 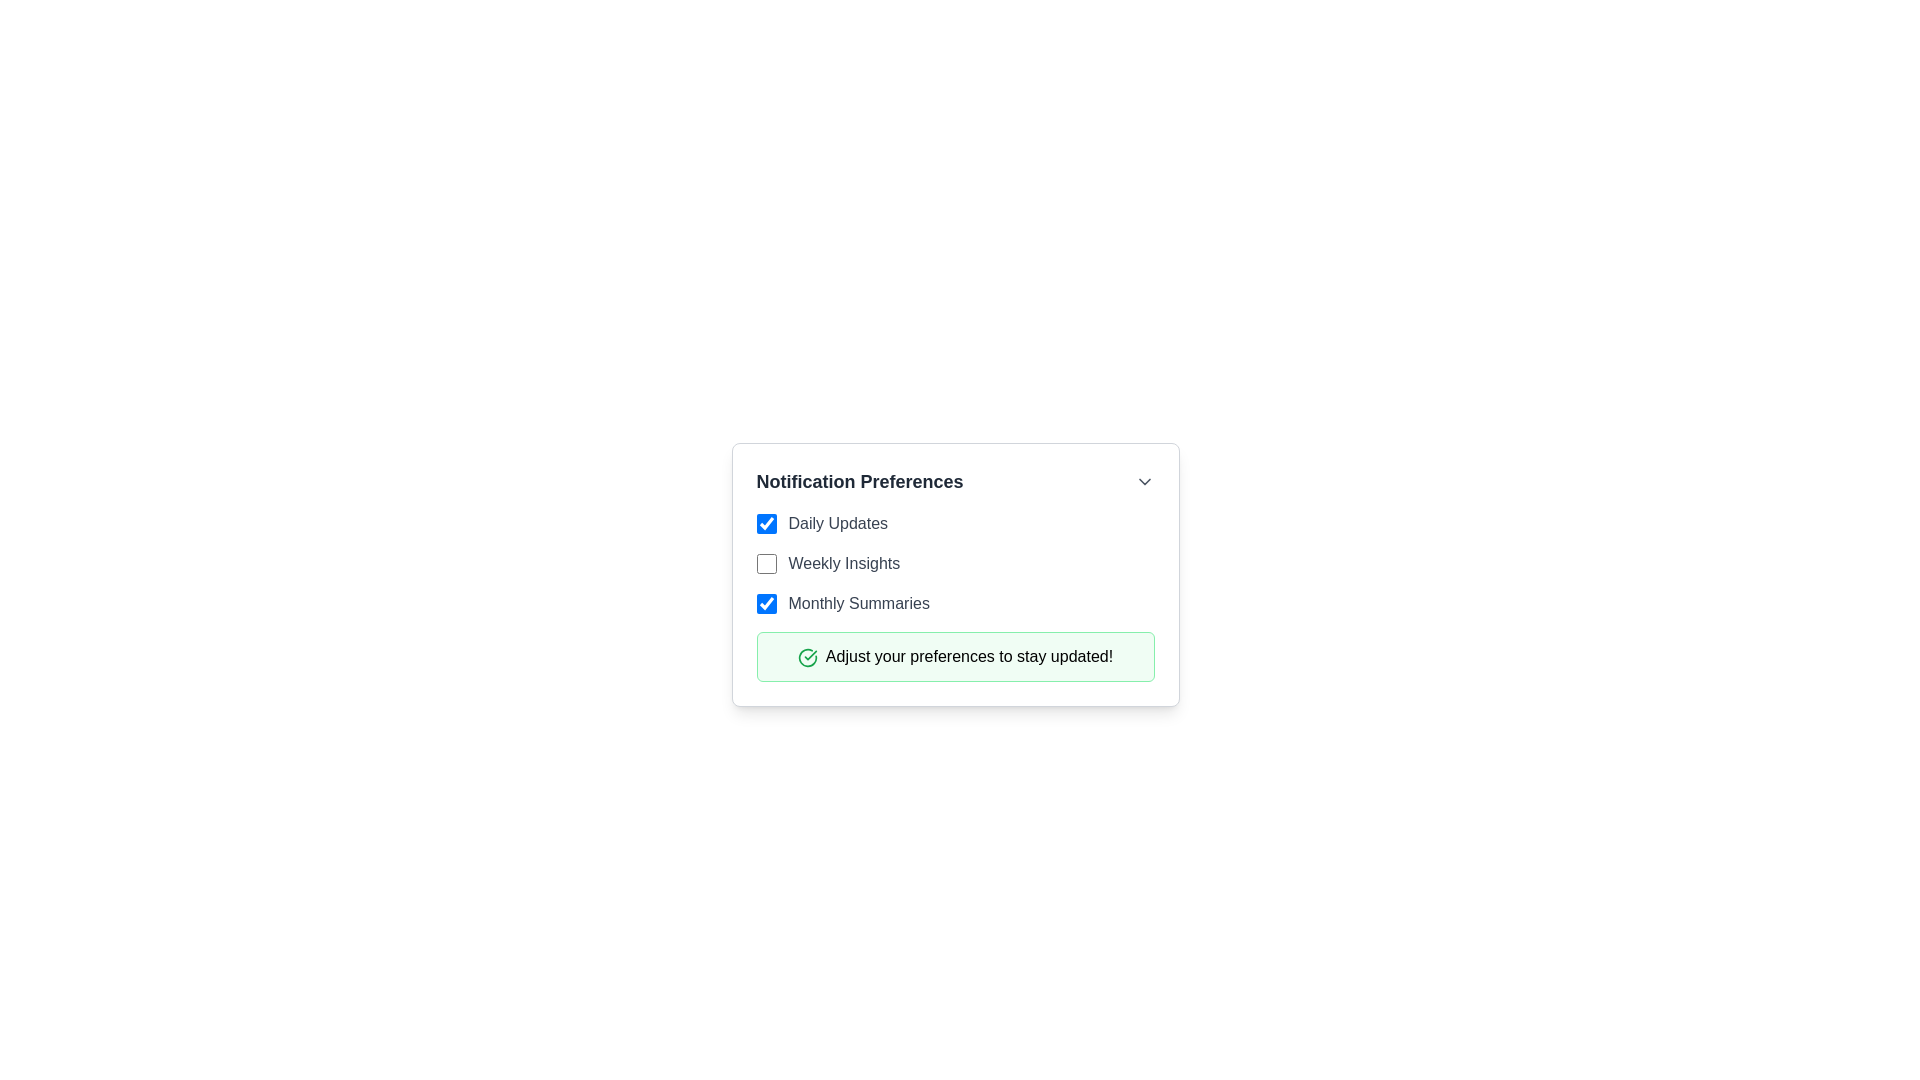 I want to click on the Dropdown indicator icon located on the rightmost side of the 'Notification Preferences' header, so click(x=1144, y=482).